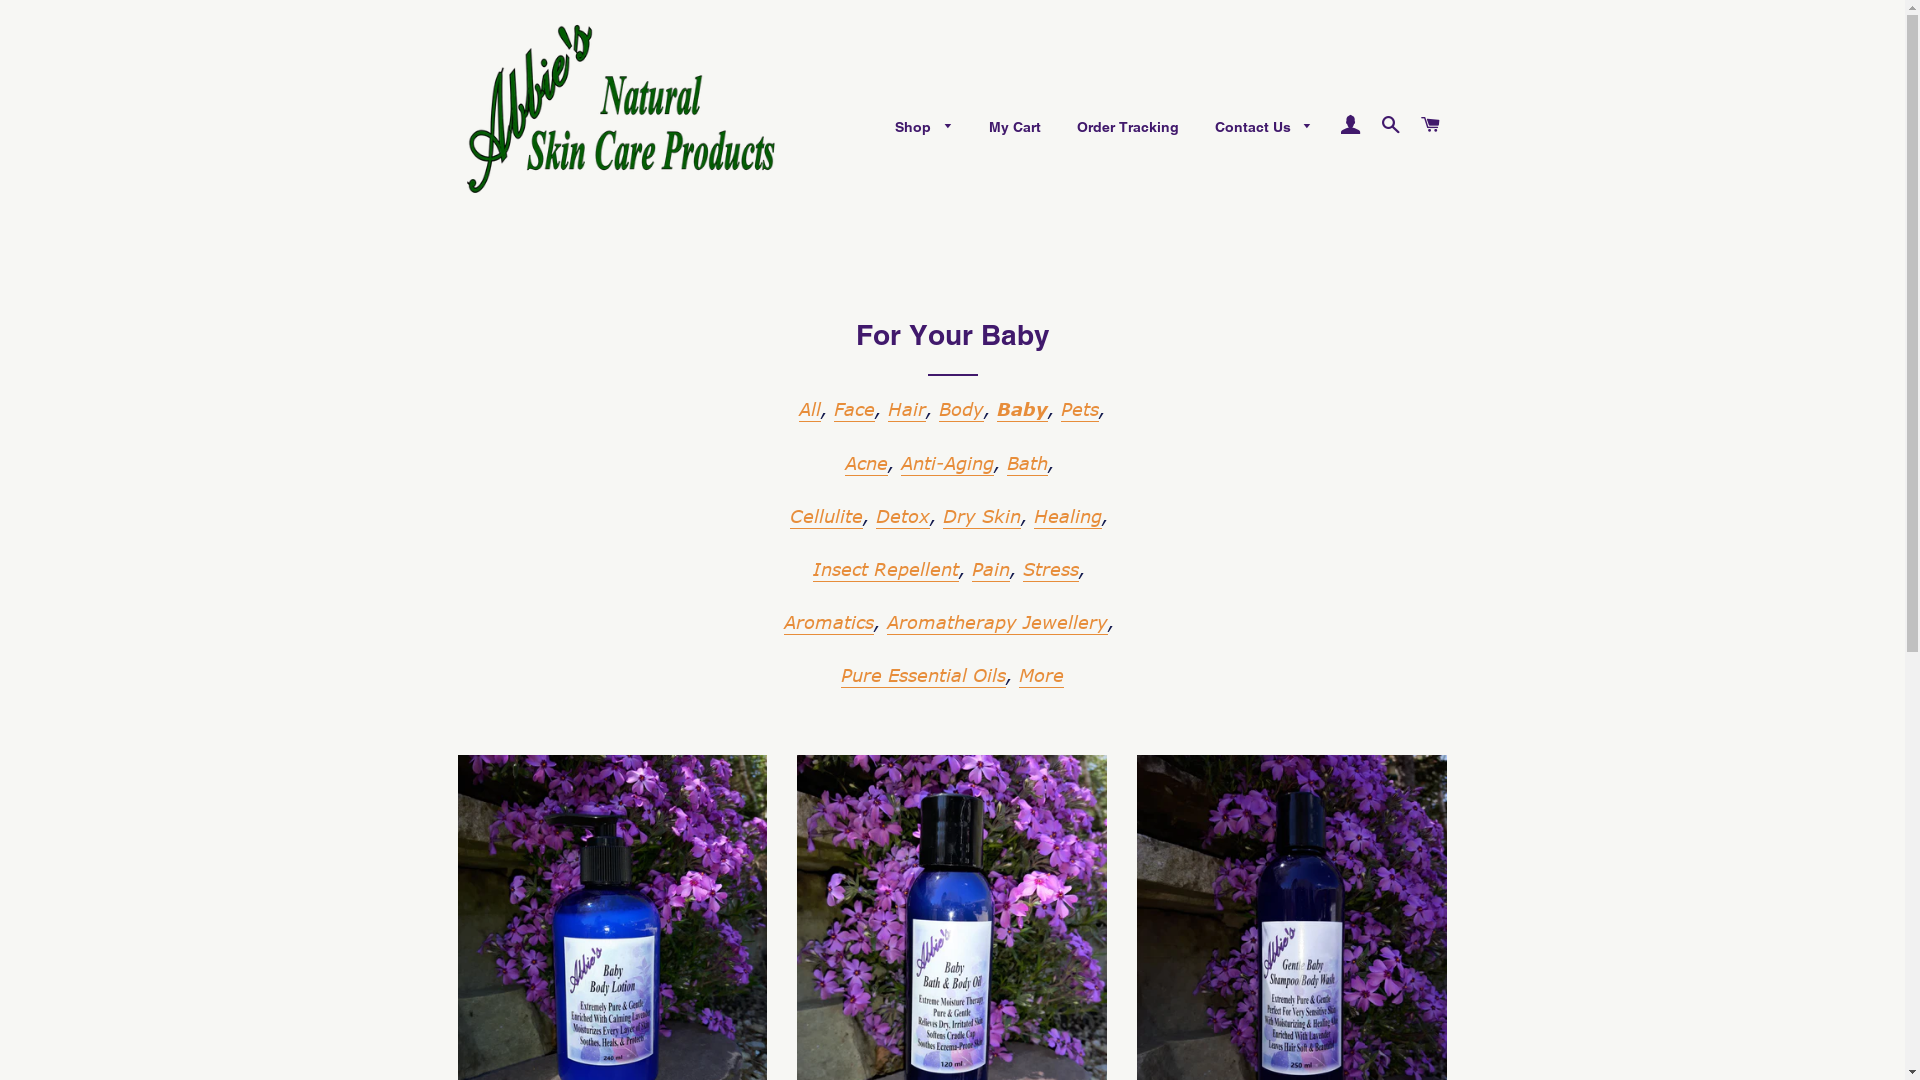 This screenshot has width=1920, height=1080. I want to click on 'Insect Repellent', so click(885, 570).